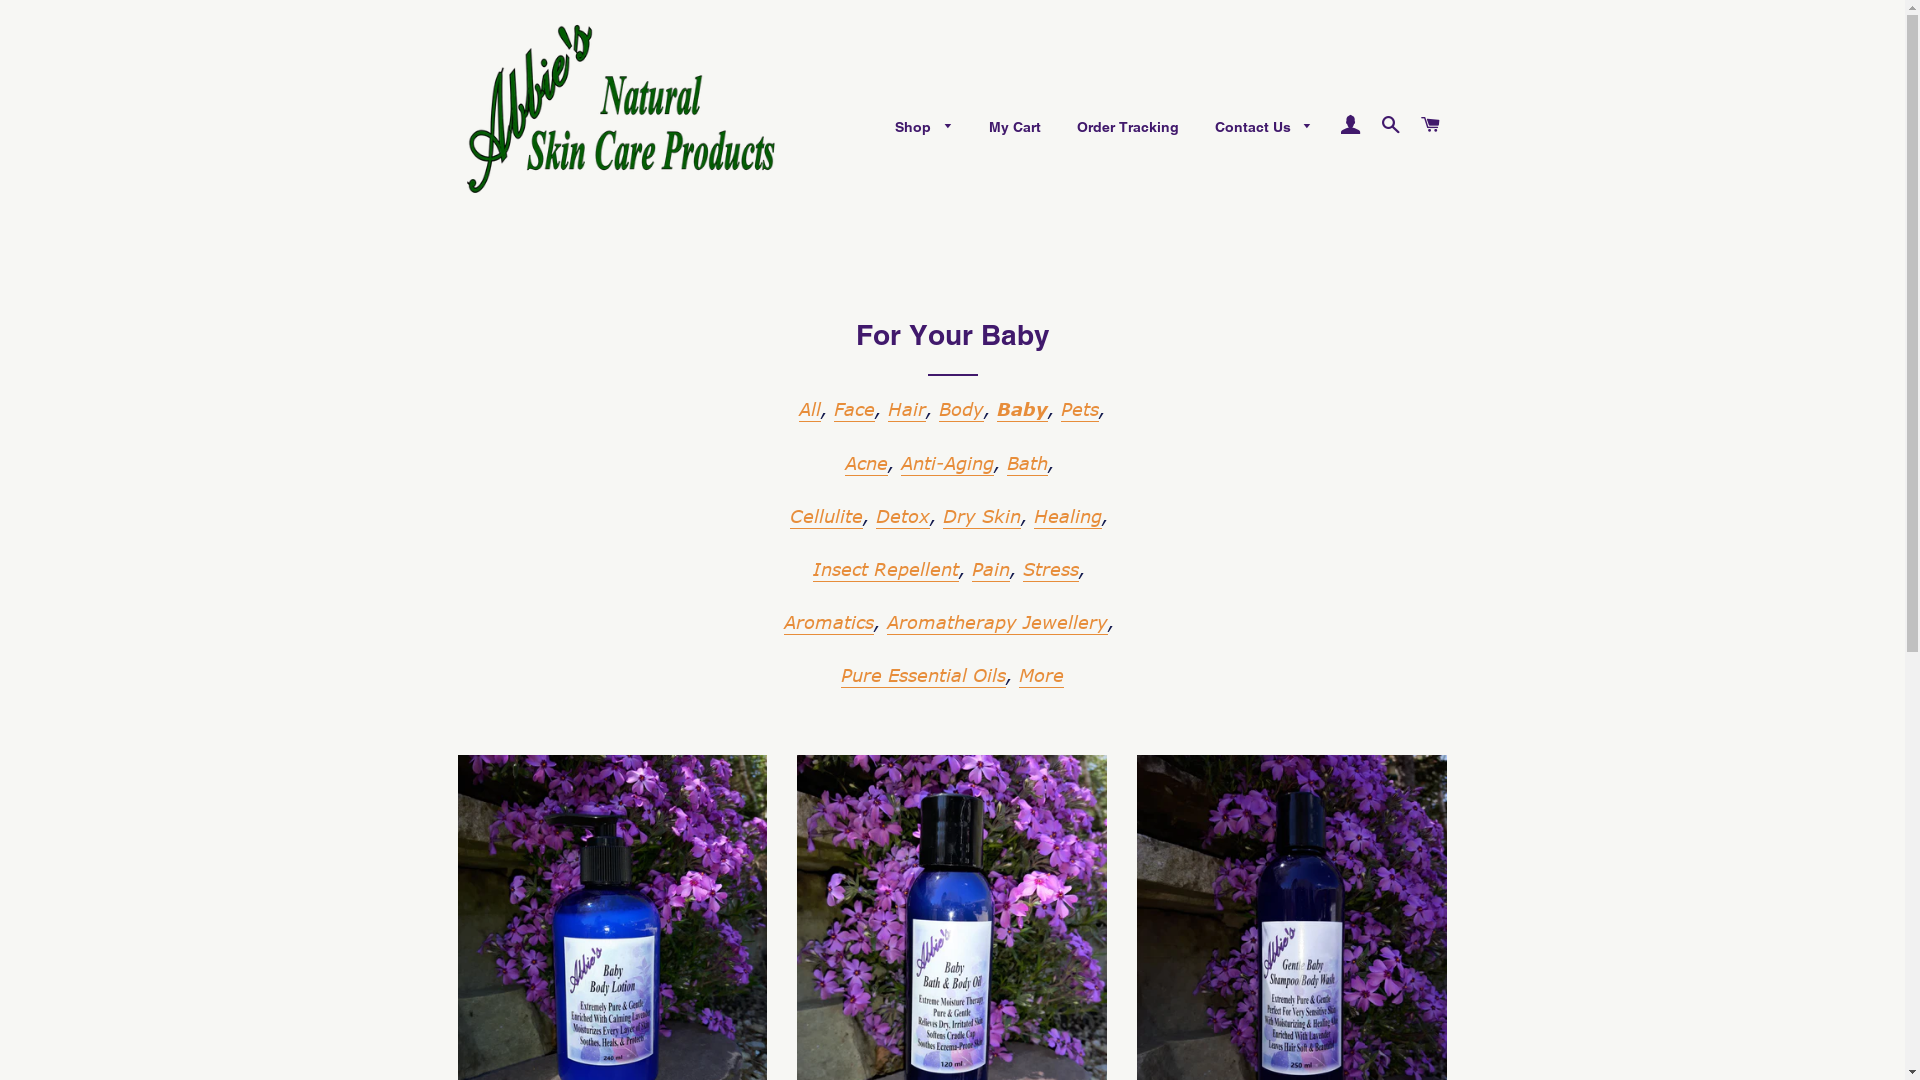 This screenshot has width=1920, height=1080. I want to click on 'Insect Repellent', so click(885, 570).